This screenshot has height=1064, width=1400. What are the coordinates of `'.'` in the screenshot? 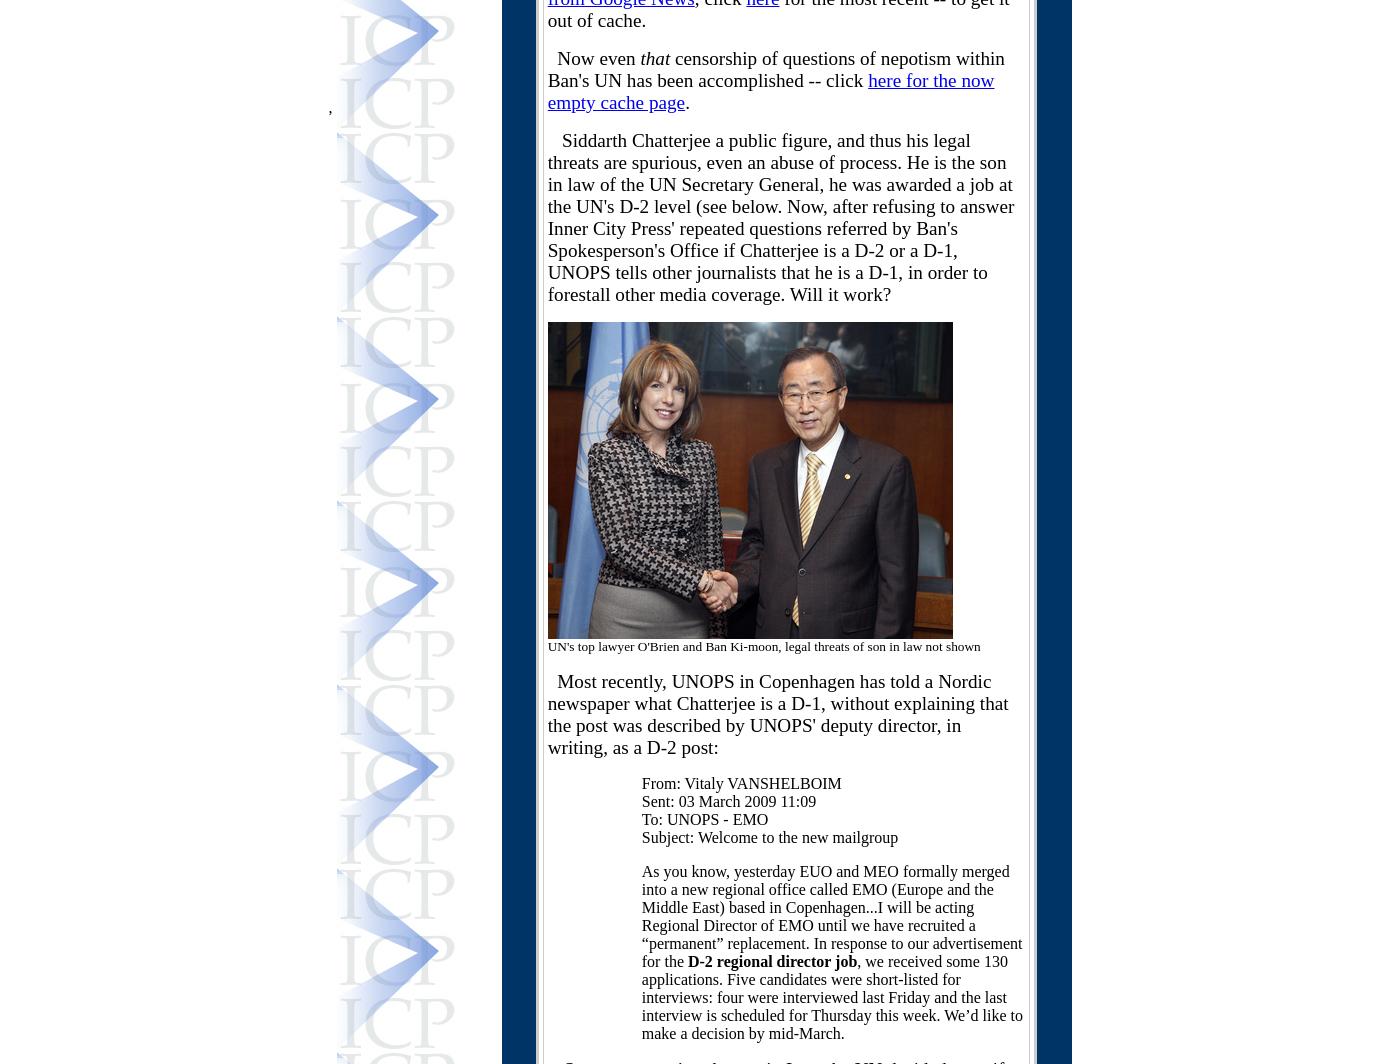 It's located at (686, 102).